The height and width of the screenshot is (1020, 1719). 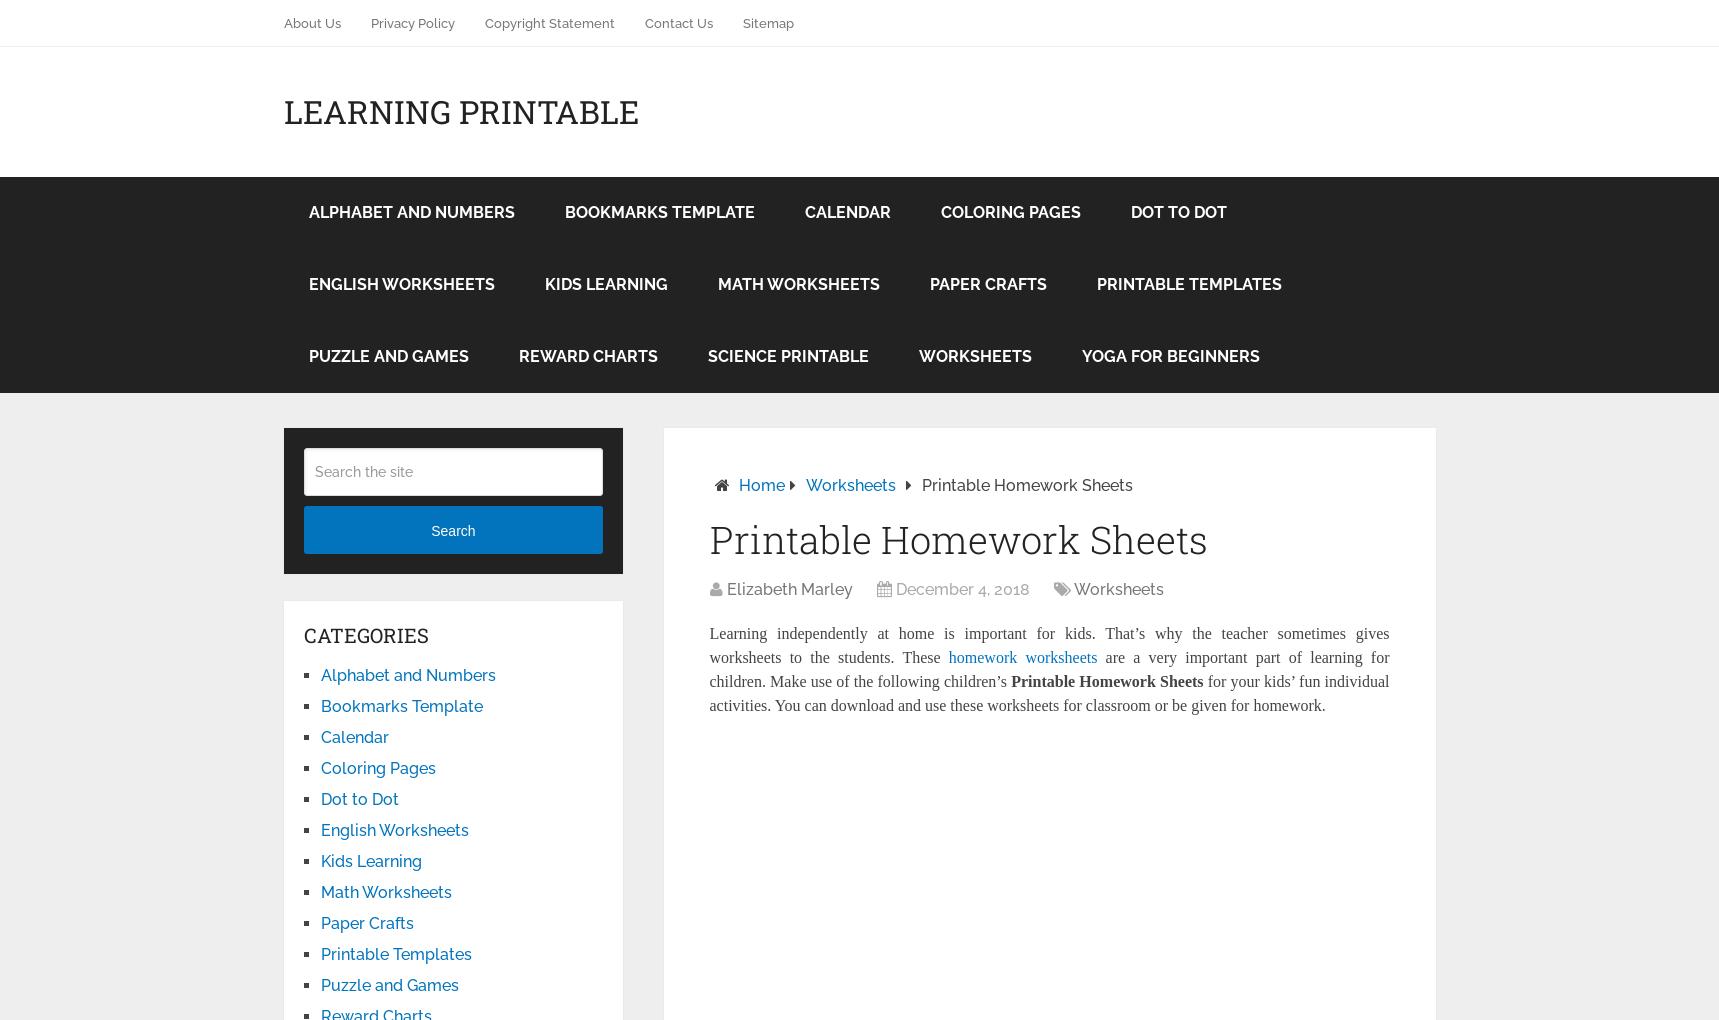 I want to click on 'Math Worksheets', so click(x=384, y=891).